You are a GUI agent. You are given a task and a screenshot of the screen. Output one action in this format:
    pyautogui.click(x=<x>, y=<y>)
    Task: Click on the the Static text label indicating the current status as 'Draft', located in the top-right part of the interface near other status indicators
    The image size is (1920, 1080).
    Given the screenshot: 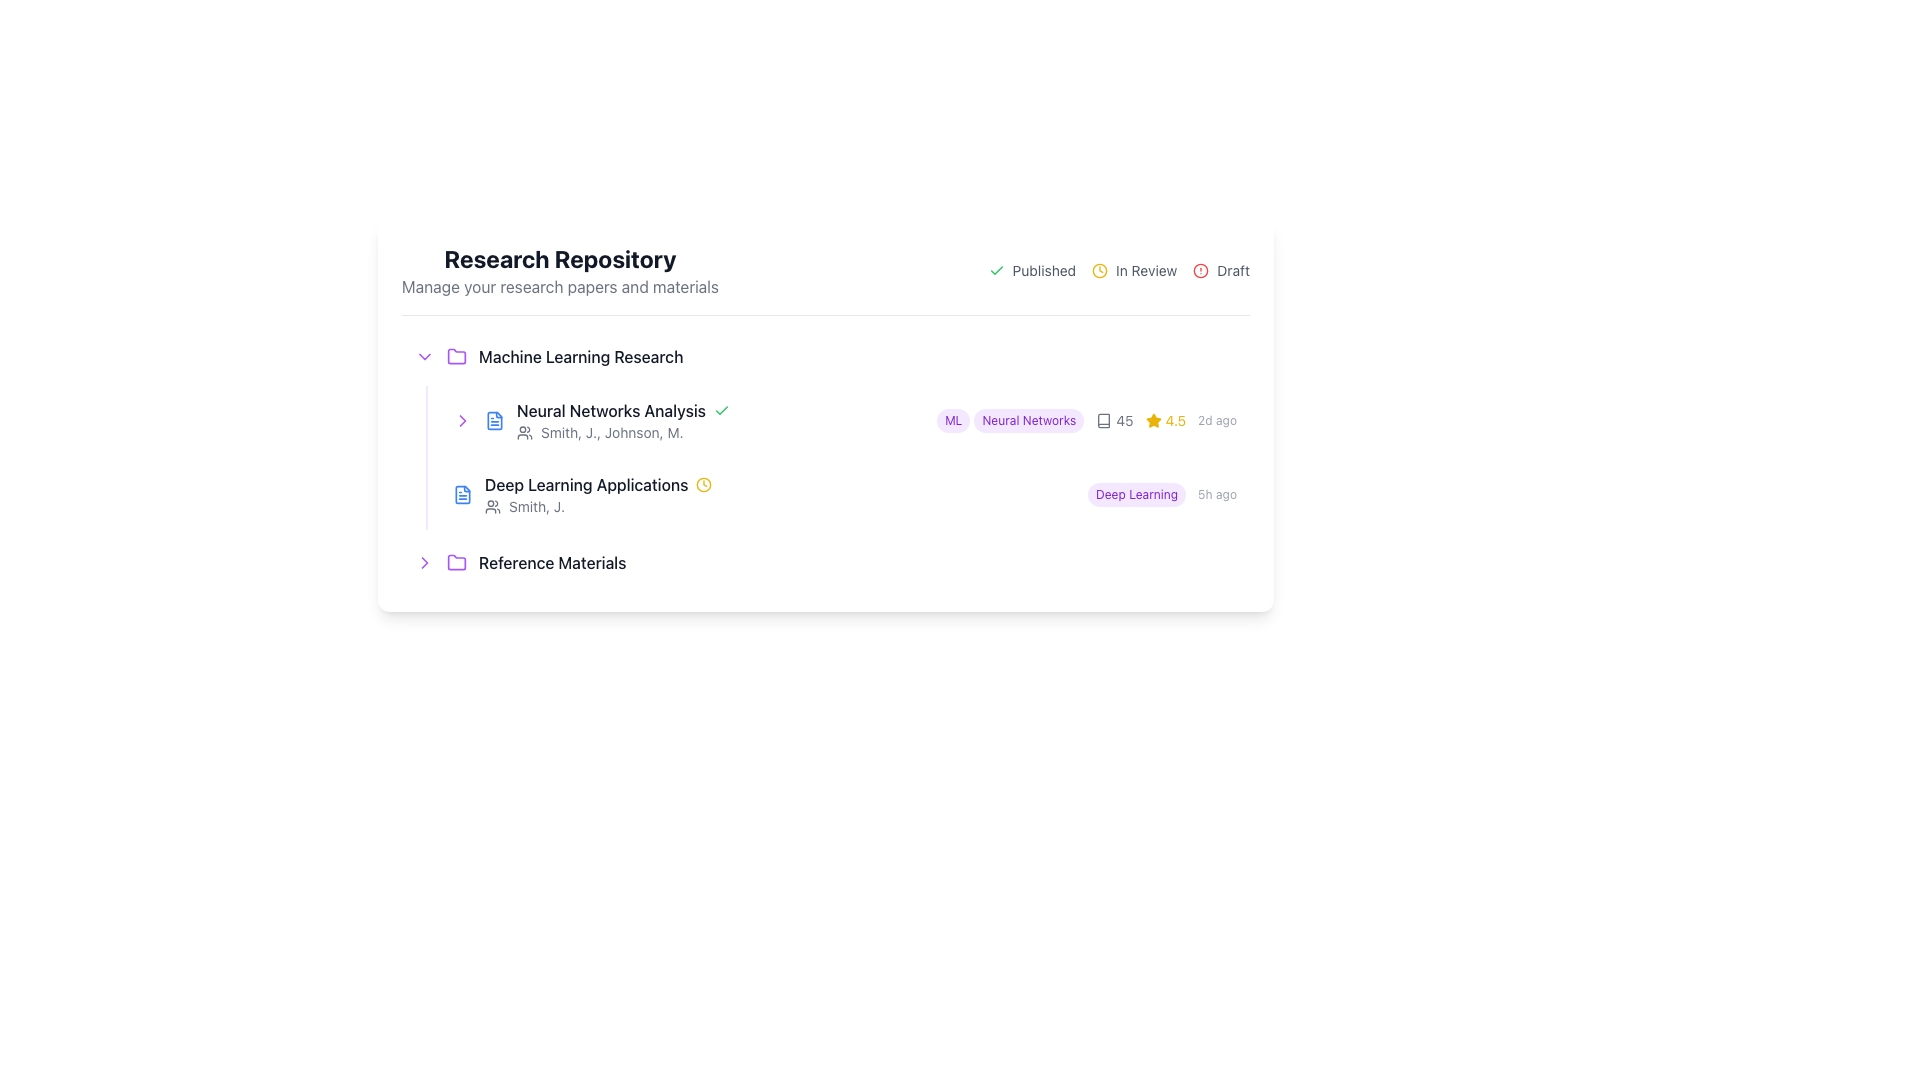 What is the action you would take?
    pyautogui.click(x=1232, y=270)
    